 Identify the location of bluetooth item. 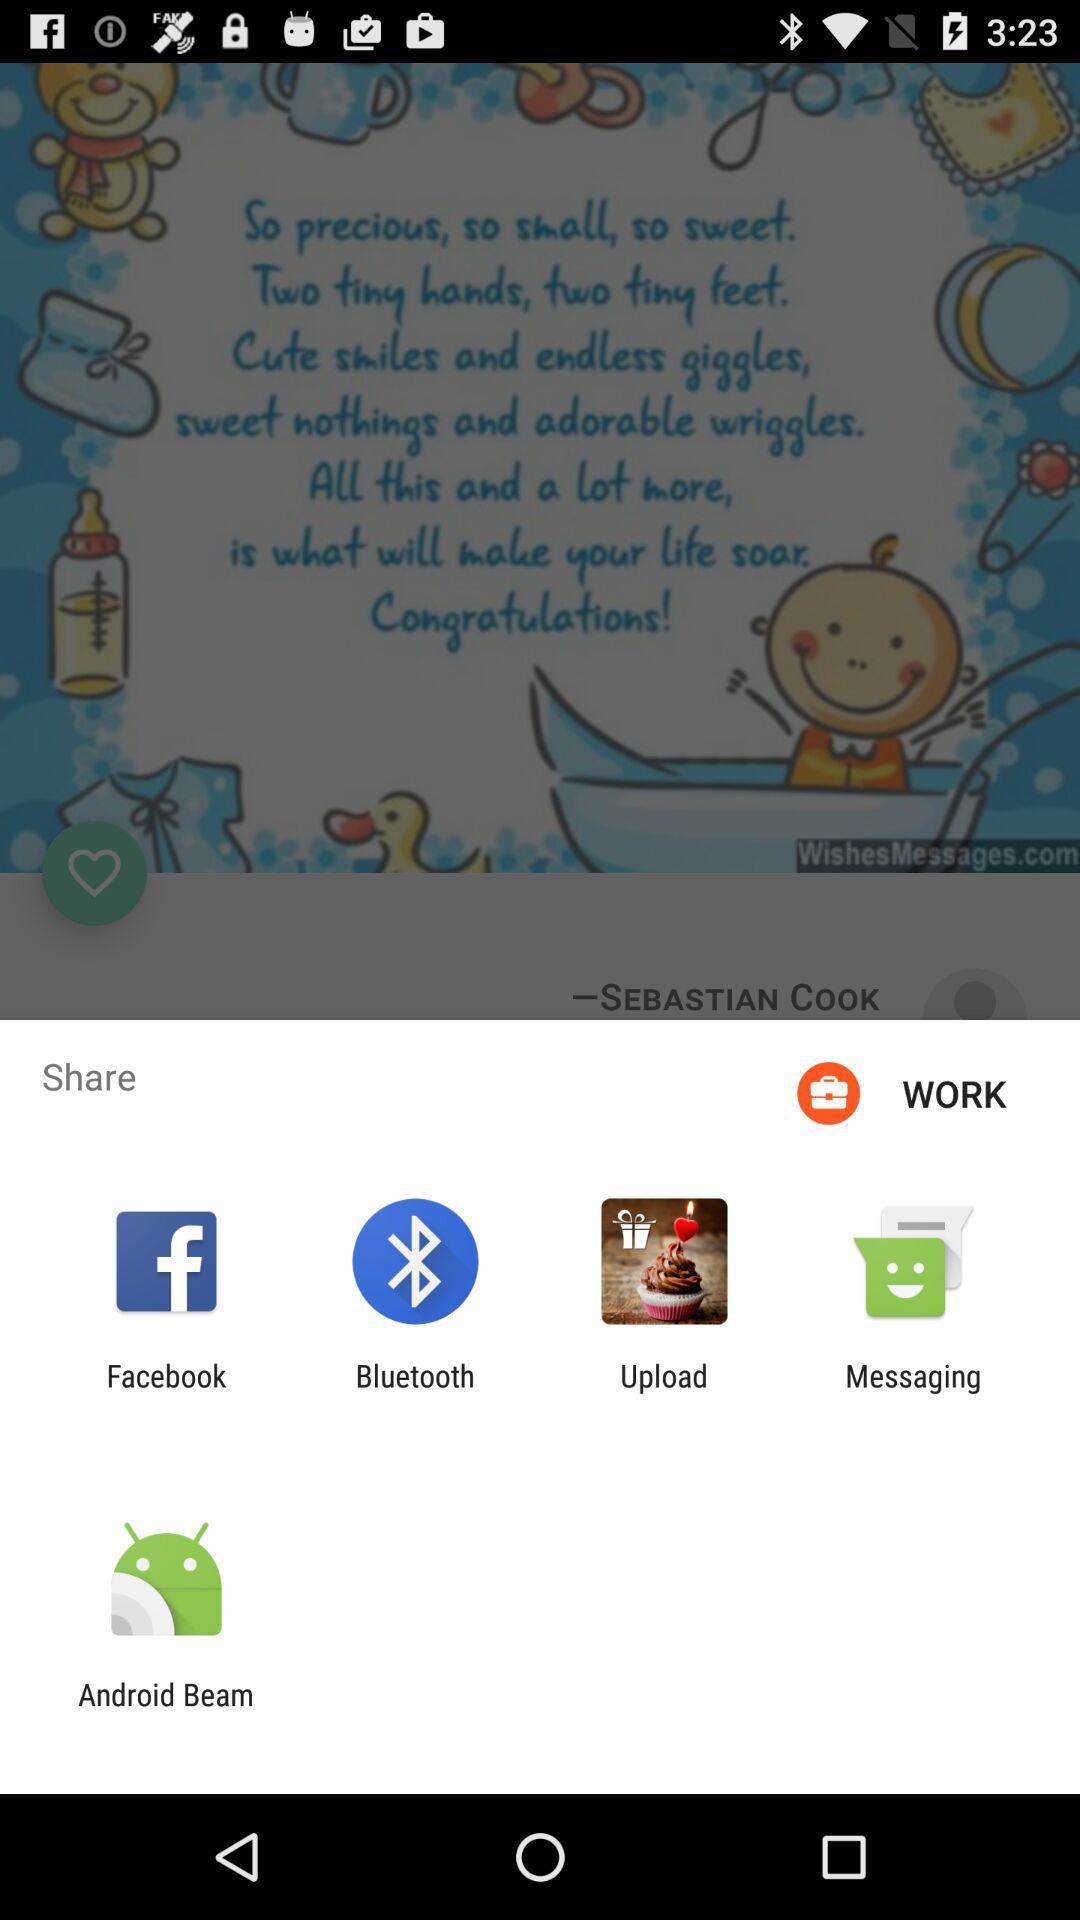
(414, 1392).